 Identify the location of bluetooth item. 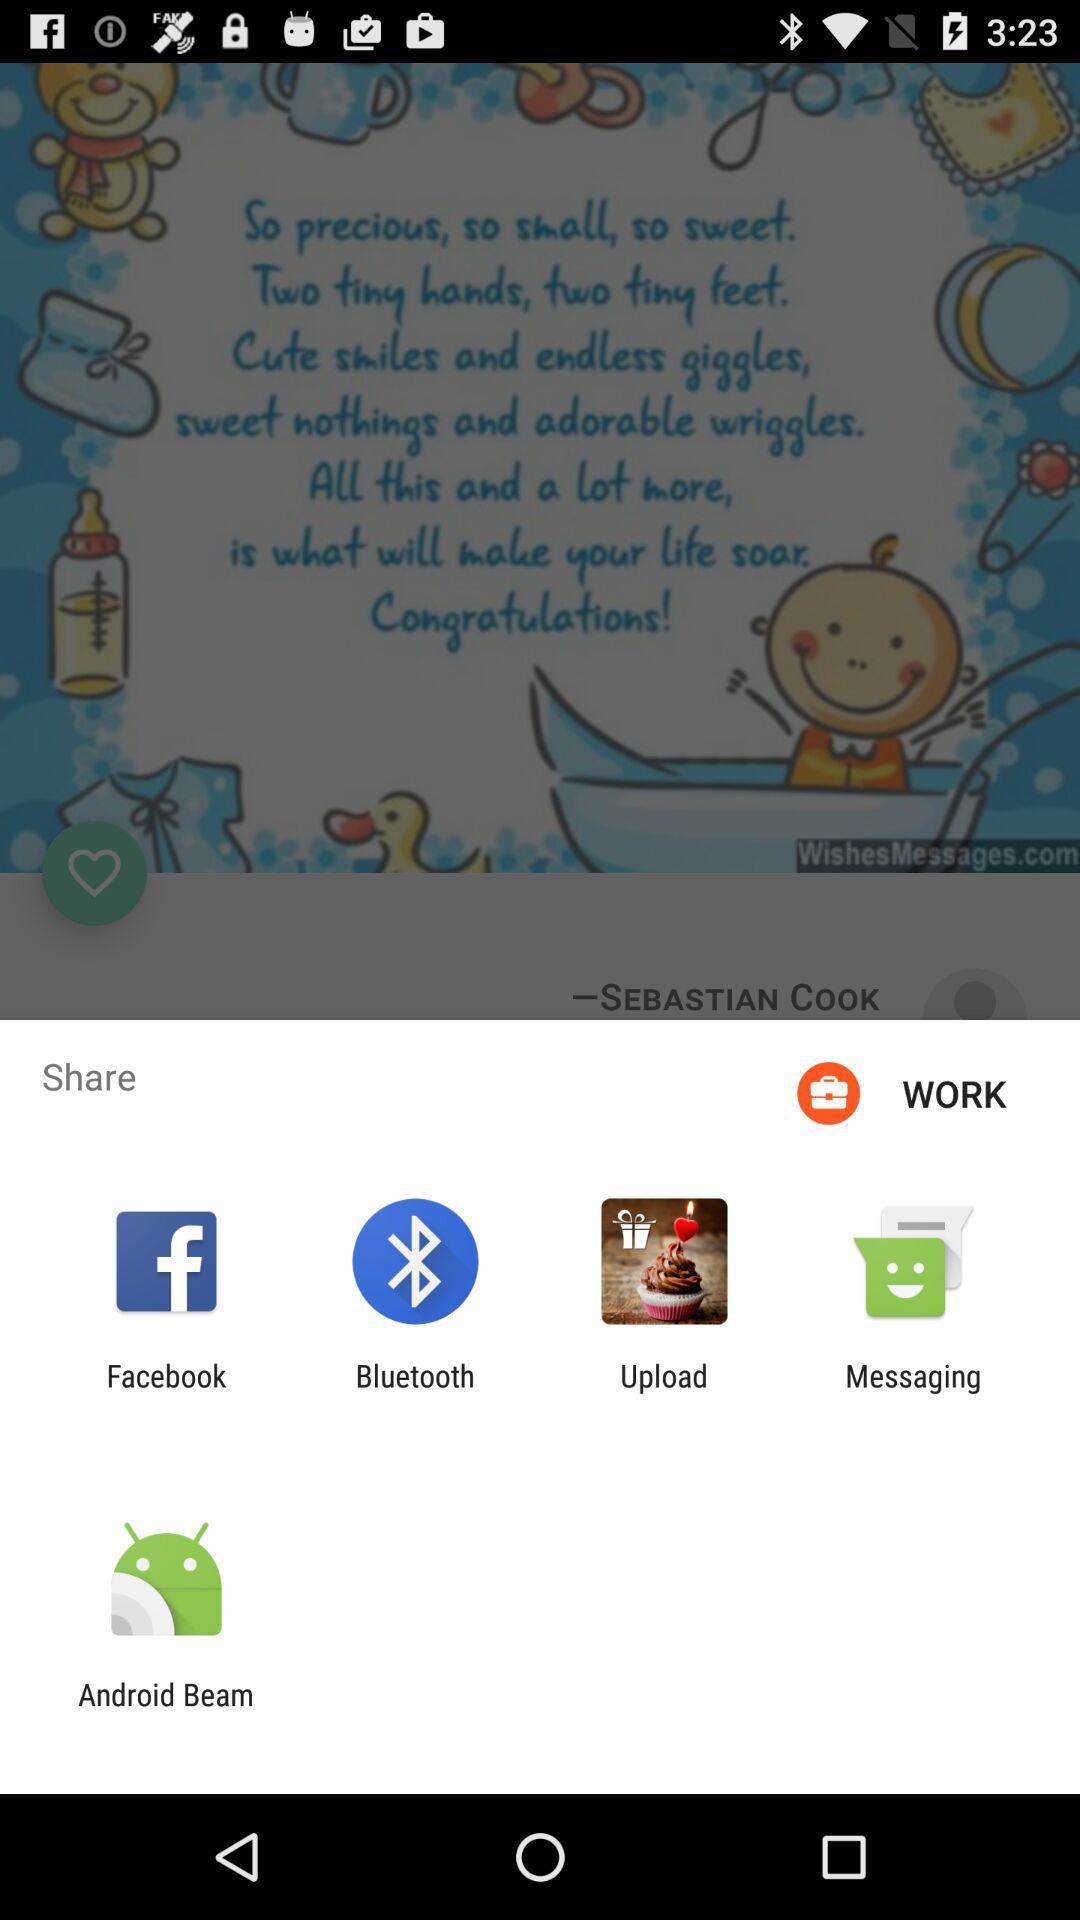
(414, 1392).